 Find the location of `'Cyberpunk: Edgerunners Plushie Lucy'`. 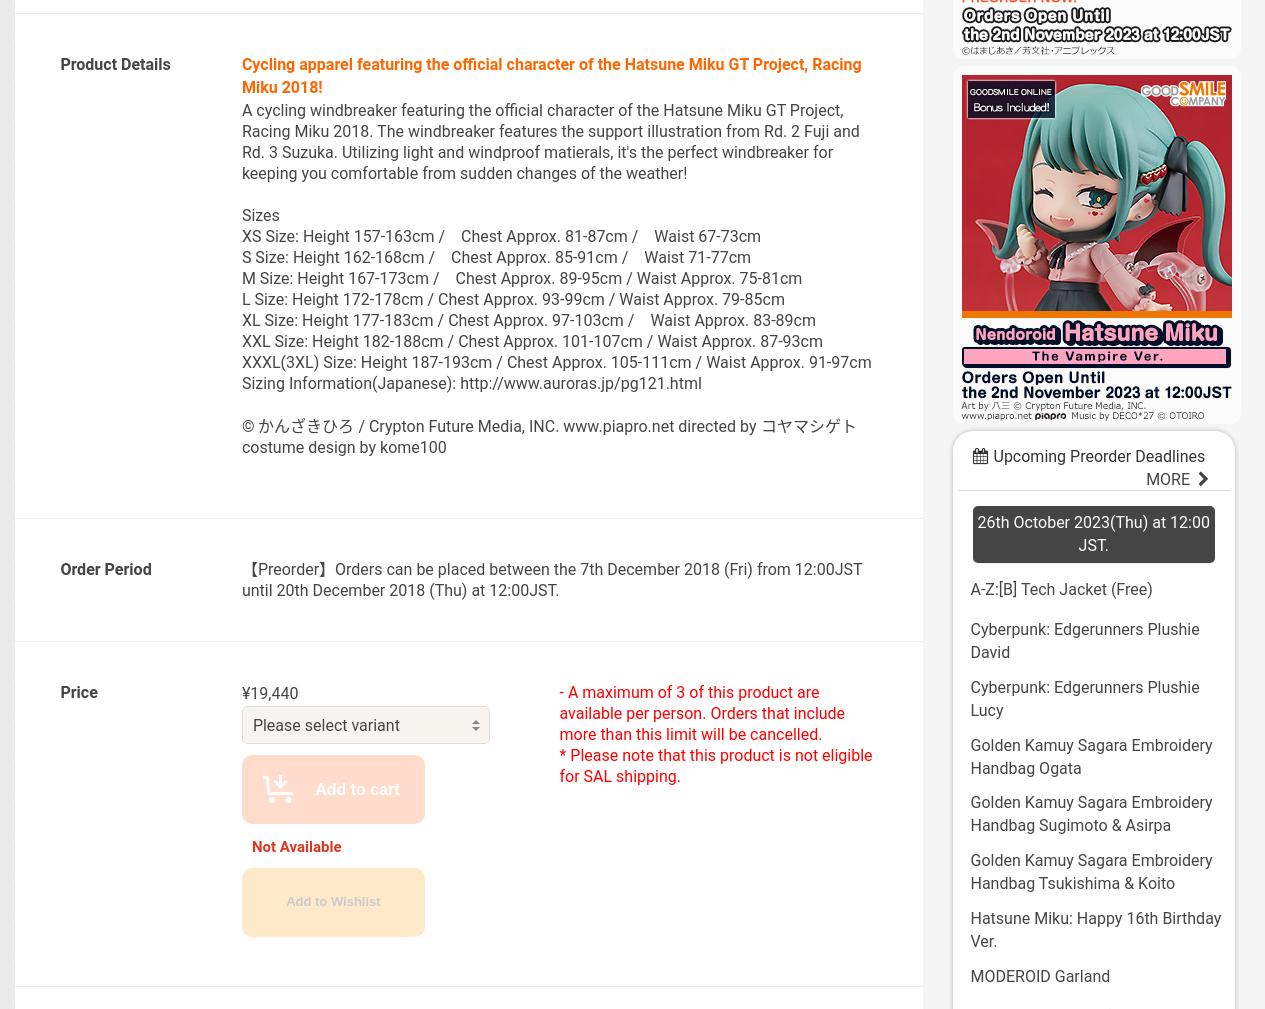

'Cyberpunk: Edgerunners Plushie Lucy' is located at coordinates (1083, 698).